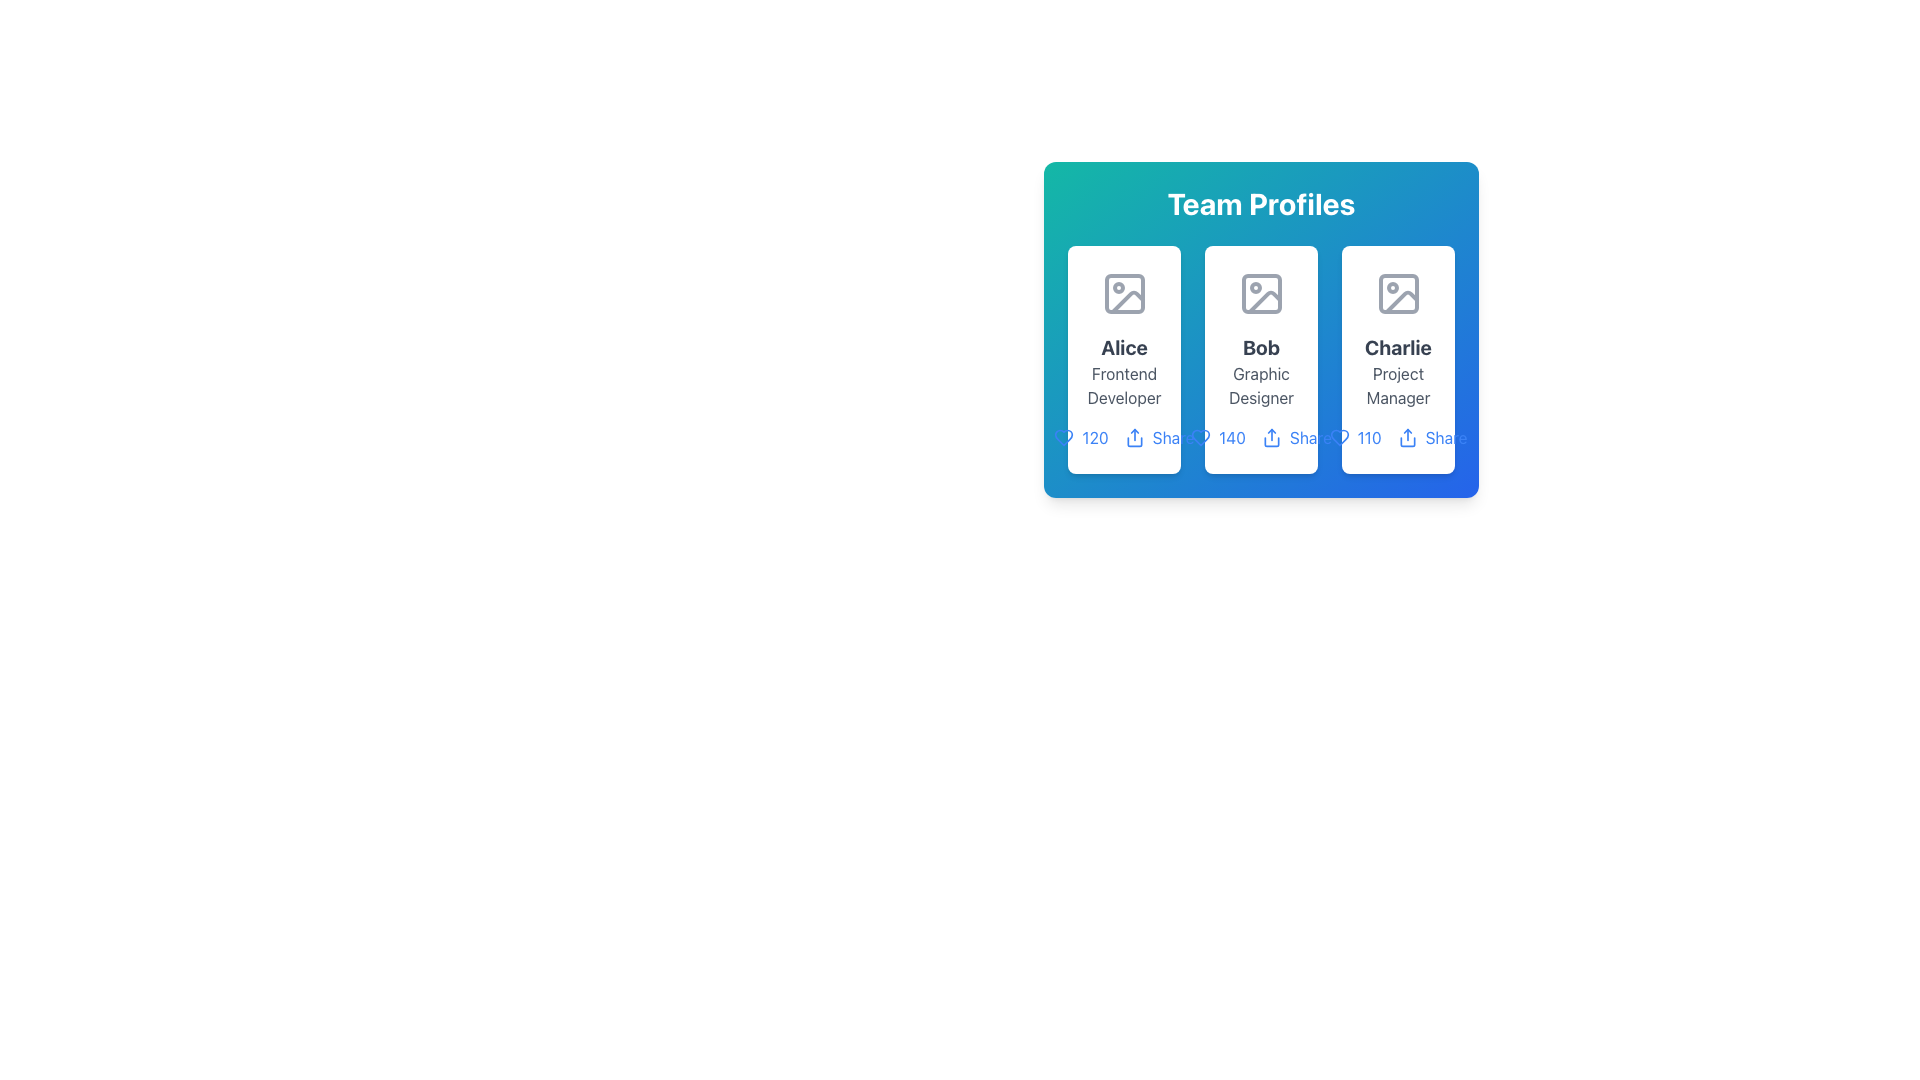 This screenshot has width=1920, height=1080. Describe the element at coordinates (1355, 437) in the screenshot. I see `the blue number '110' located under the profile labeled 'Charlie', to the right of the heart icon` at that location.